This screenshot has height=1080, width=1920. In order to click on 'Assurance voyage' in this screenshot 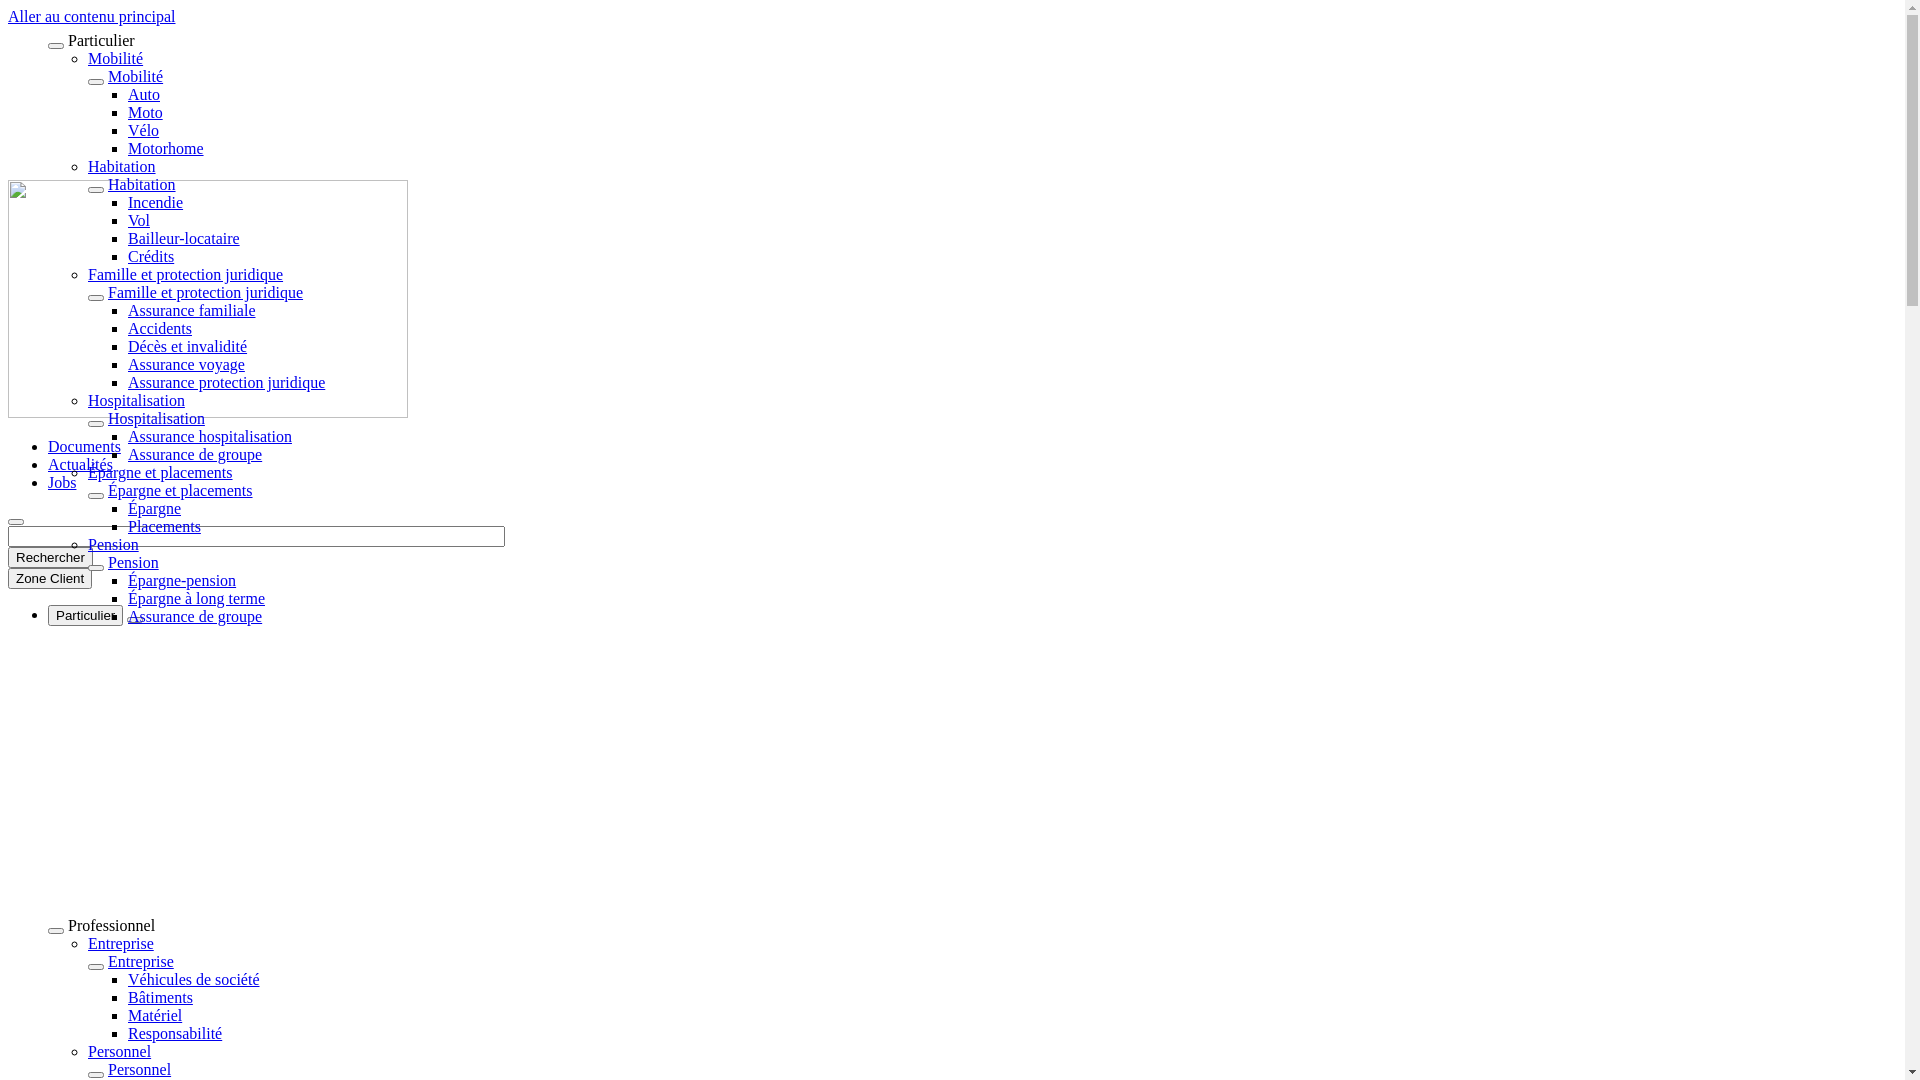, I will do `click(186, 364)`.